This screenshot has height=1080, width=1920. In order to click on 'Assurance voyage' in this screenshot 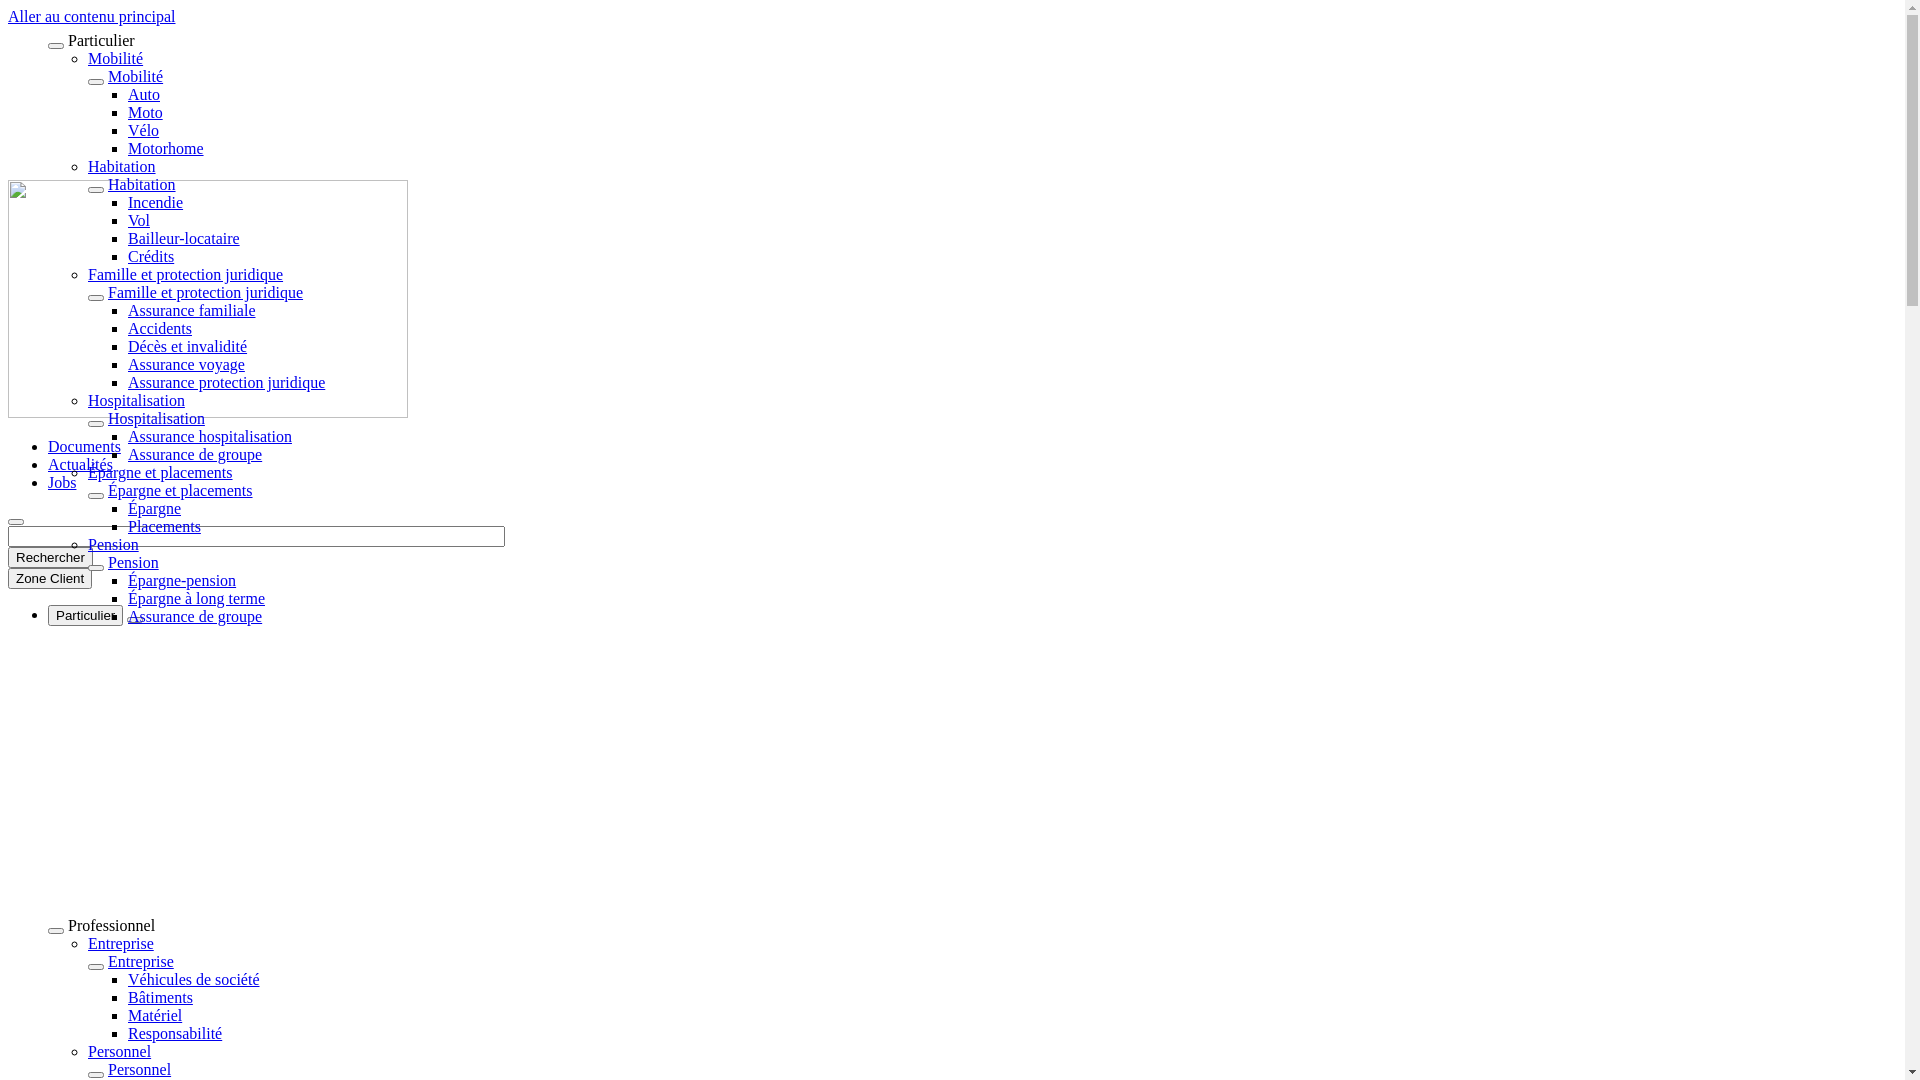, I will do `click(186, 364)`.